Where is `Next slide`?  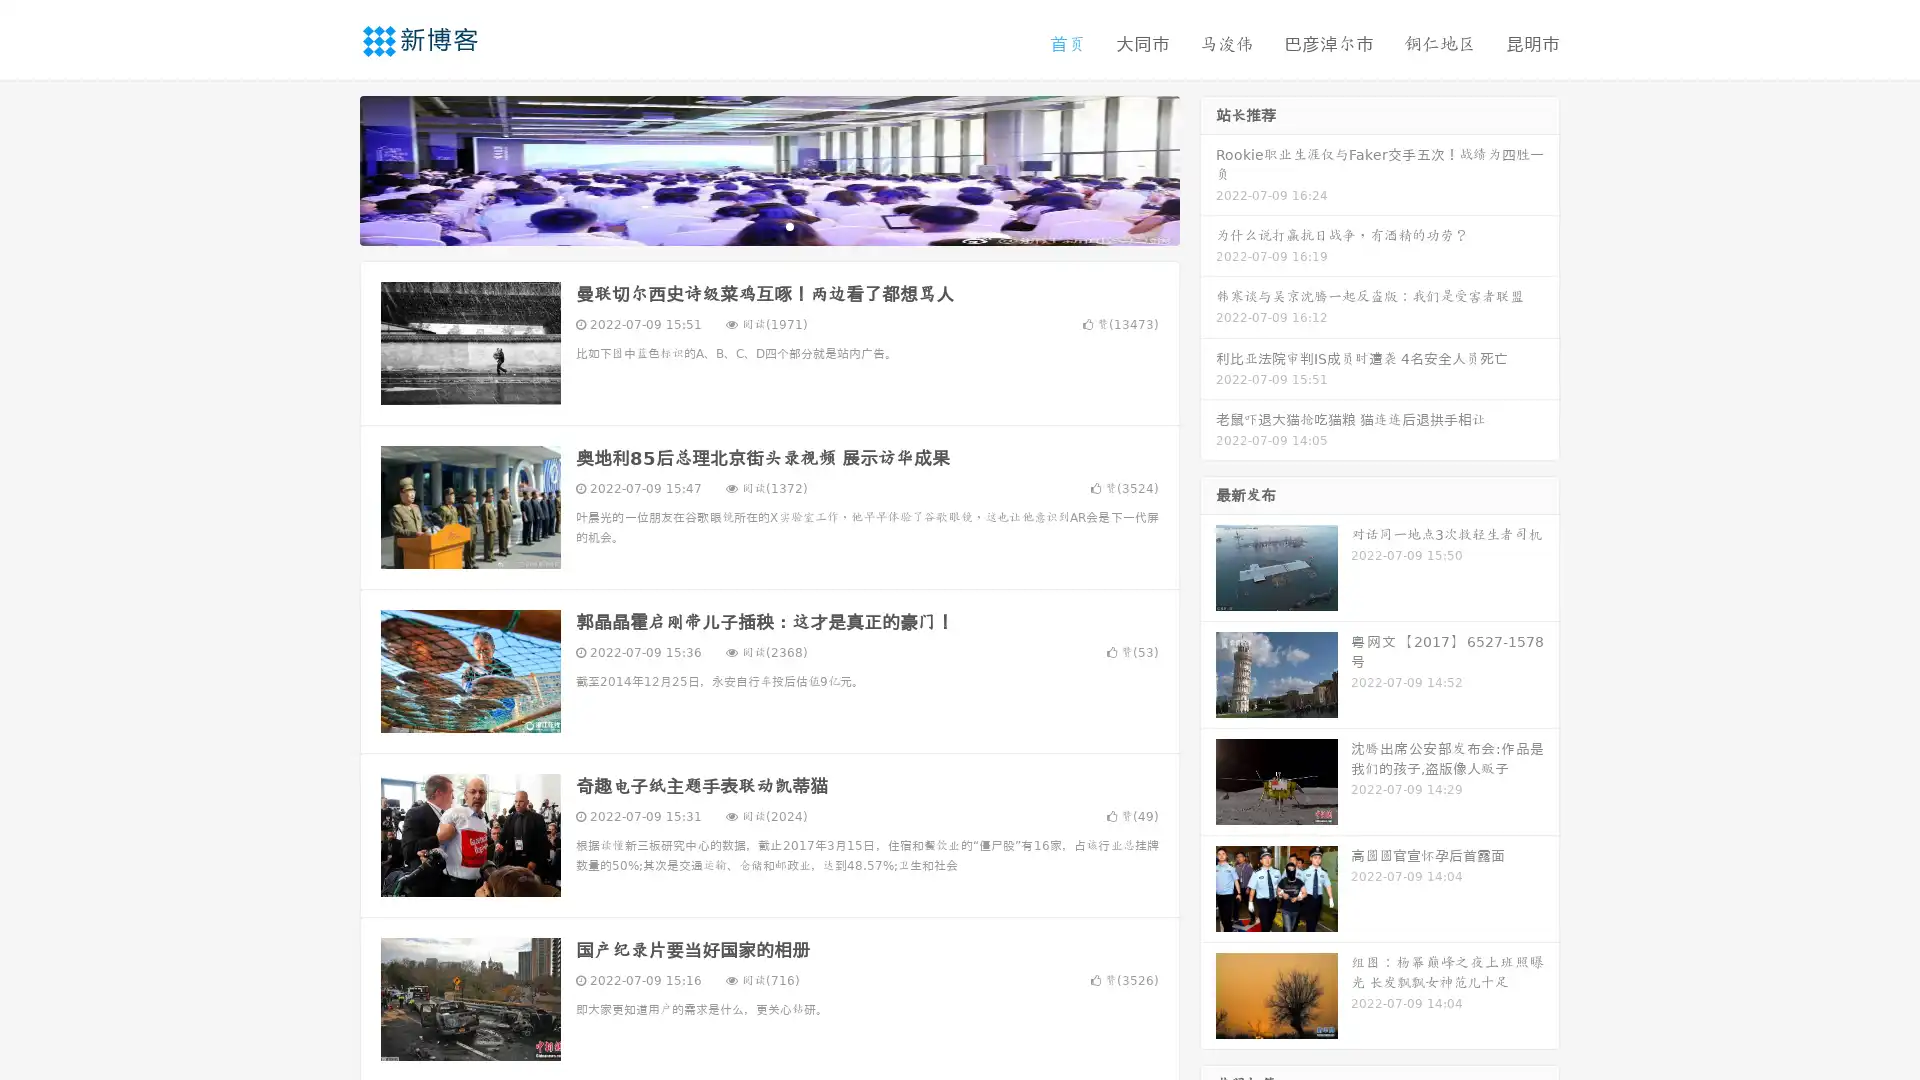
Next slide is located at coordinates (1208, 168).